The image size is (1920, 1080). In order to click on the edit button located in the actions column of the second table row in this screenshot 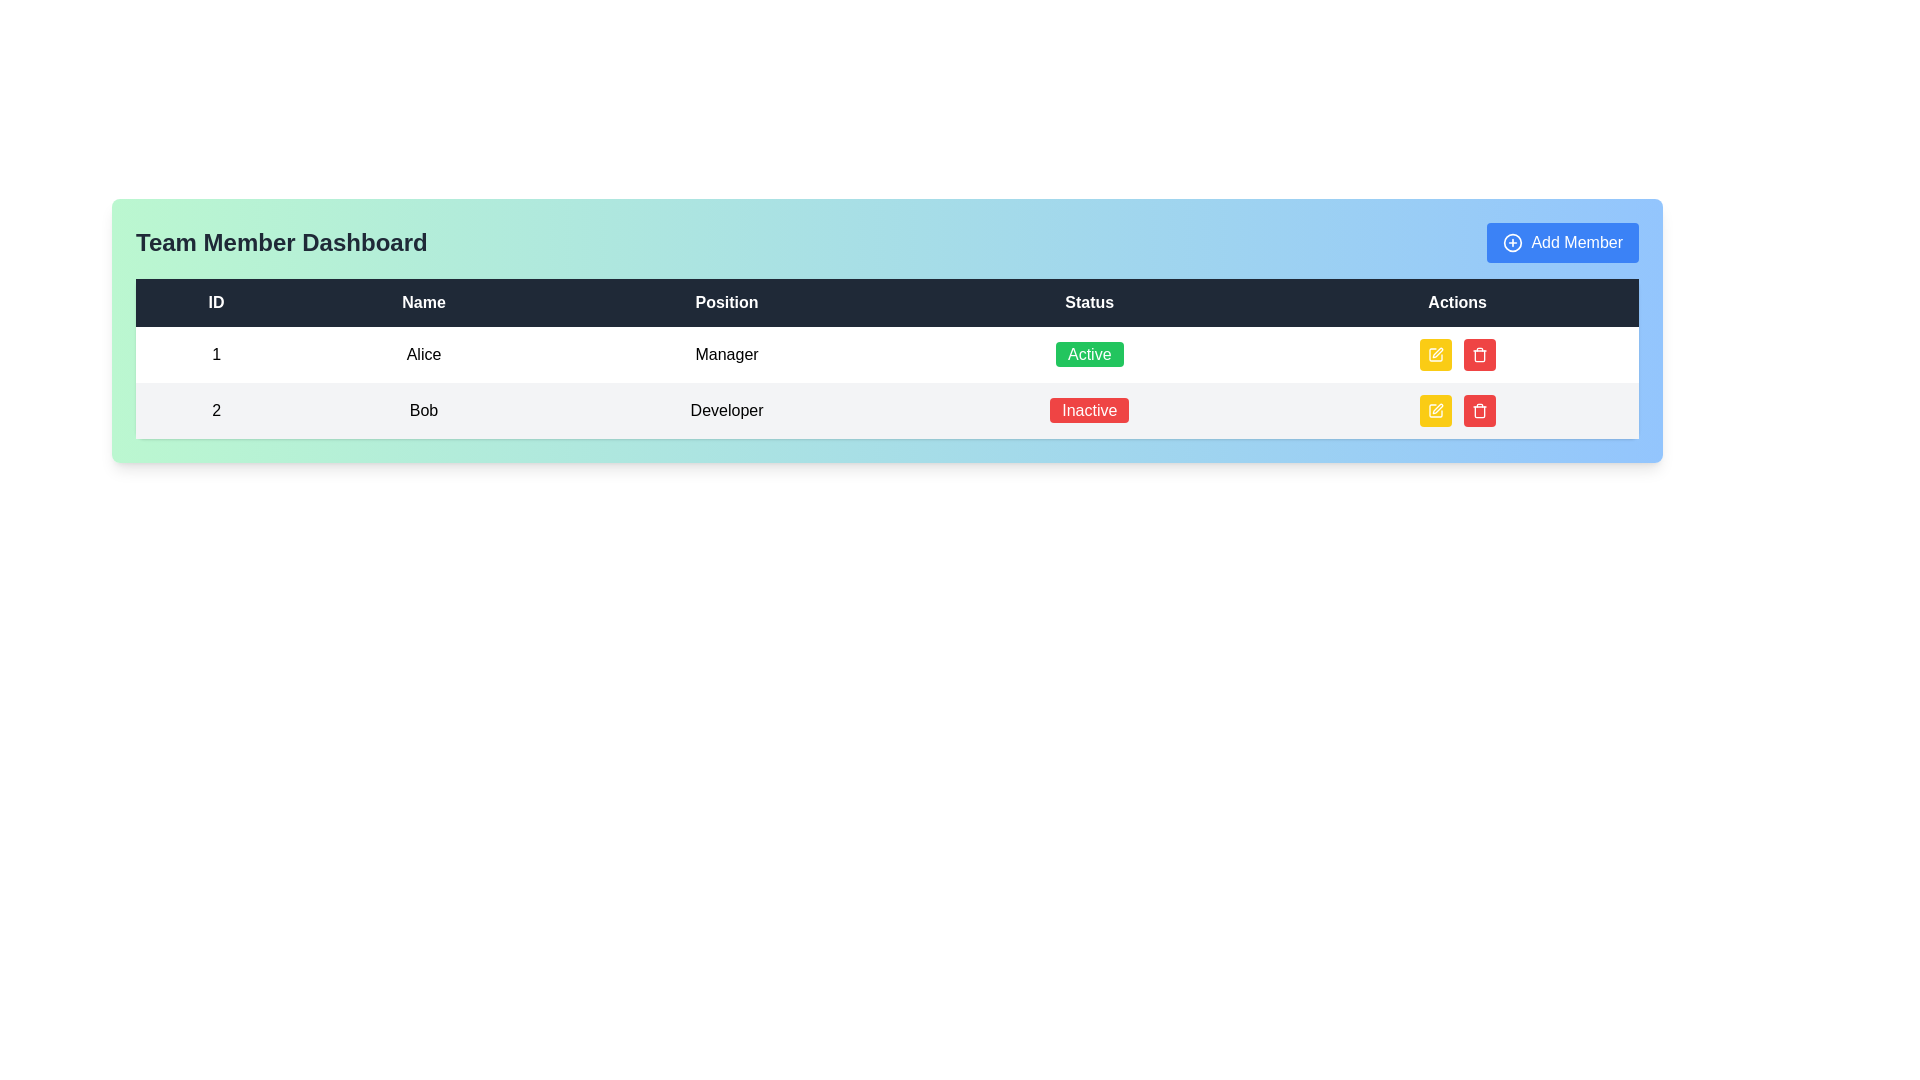, I will do `click(1434, 353)`.